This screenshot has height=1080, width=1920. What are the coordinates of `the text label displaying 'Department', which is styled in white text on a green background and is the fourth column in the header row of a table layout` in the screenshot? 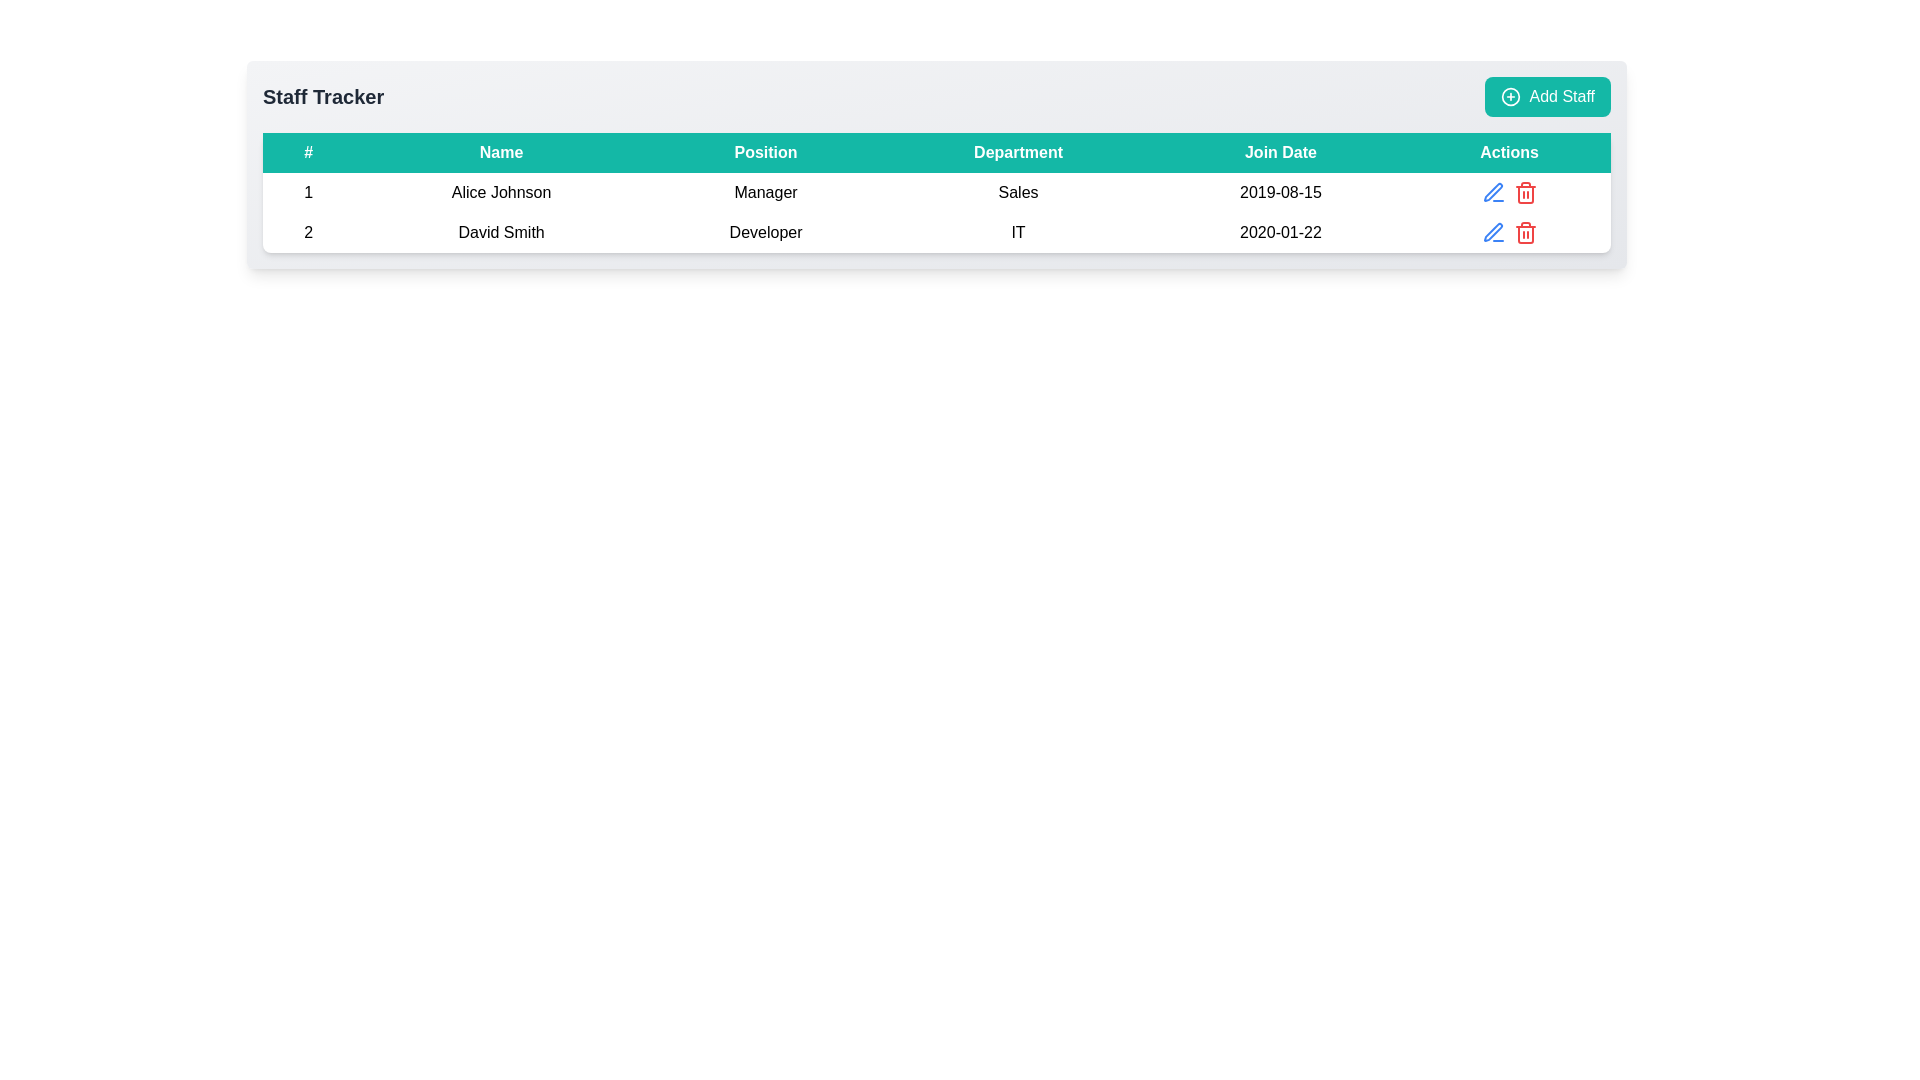 It's located at (1018, 152).